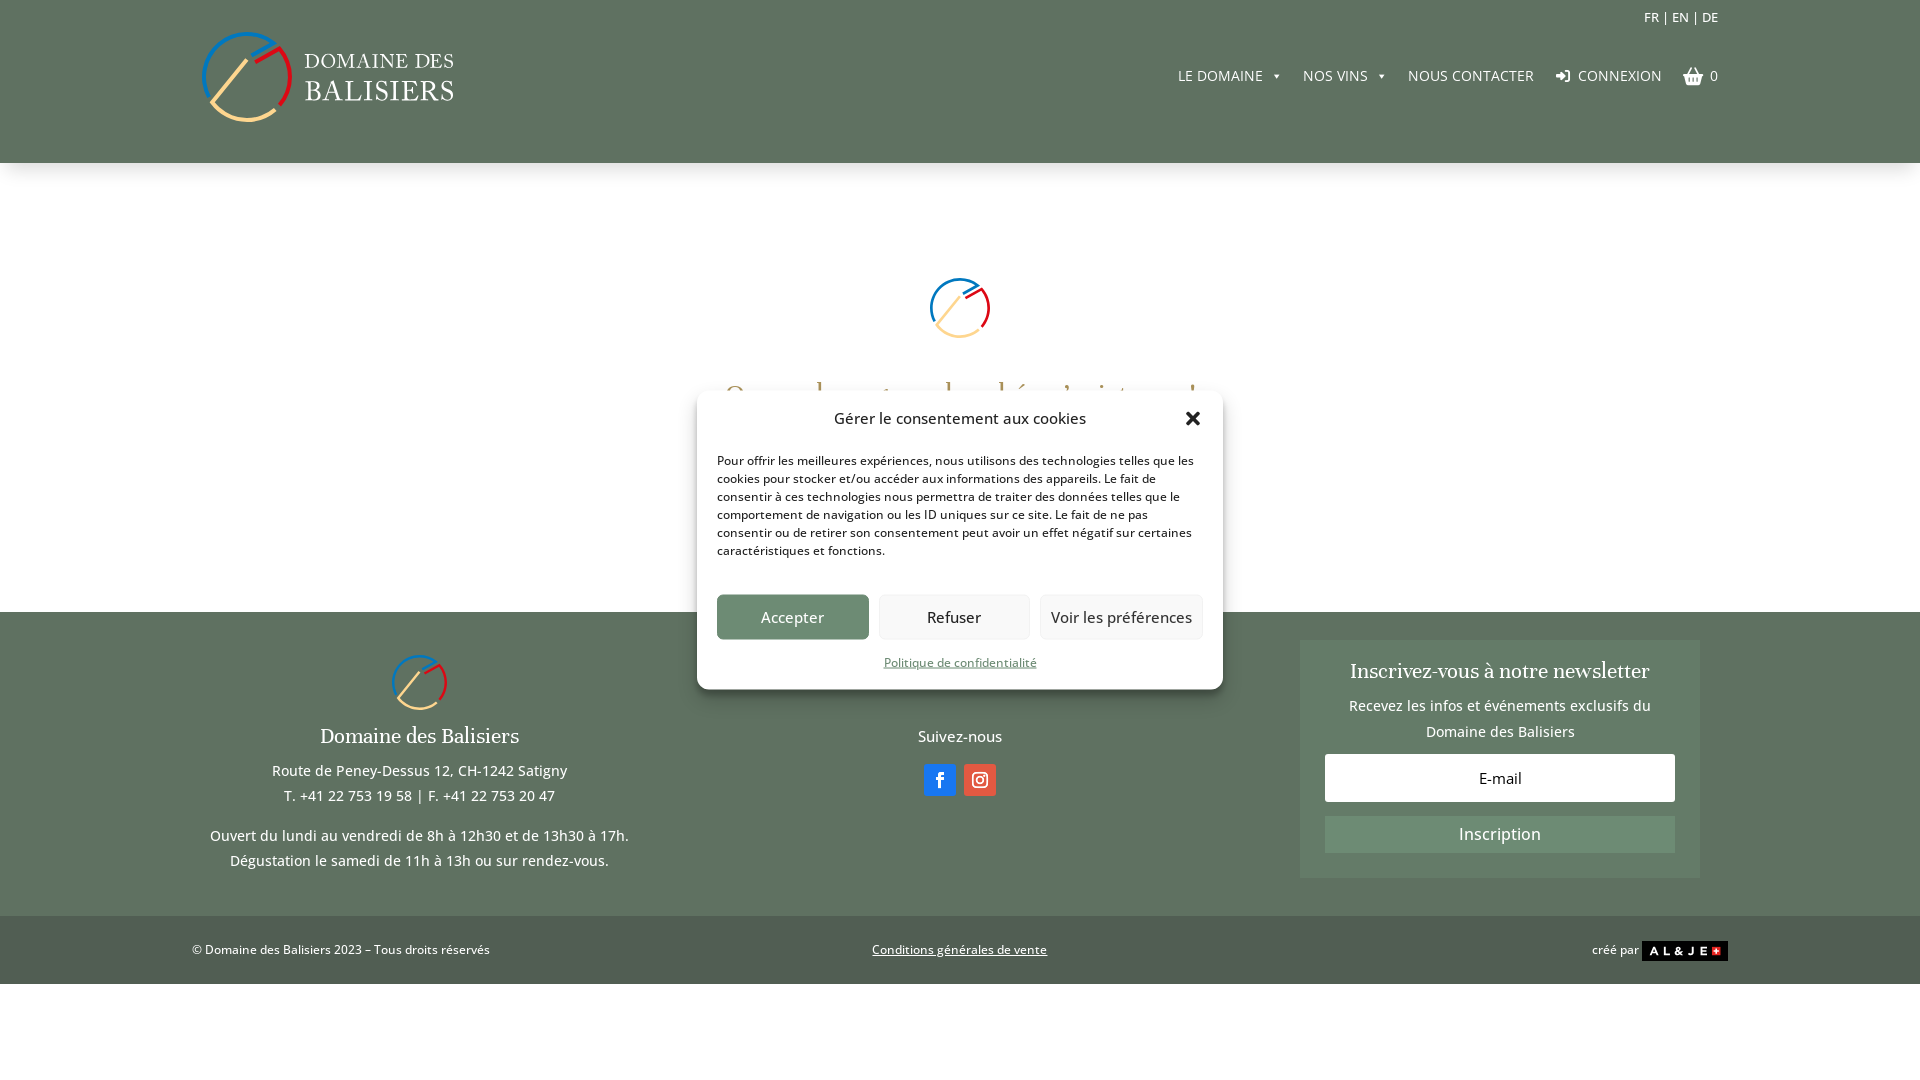 The image size is (1920, 1080). I want to click on 'Refuser', so click(953, 615).